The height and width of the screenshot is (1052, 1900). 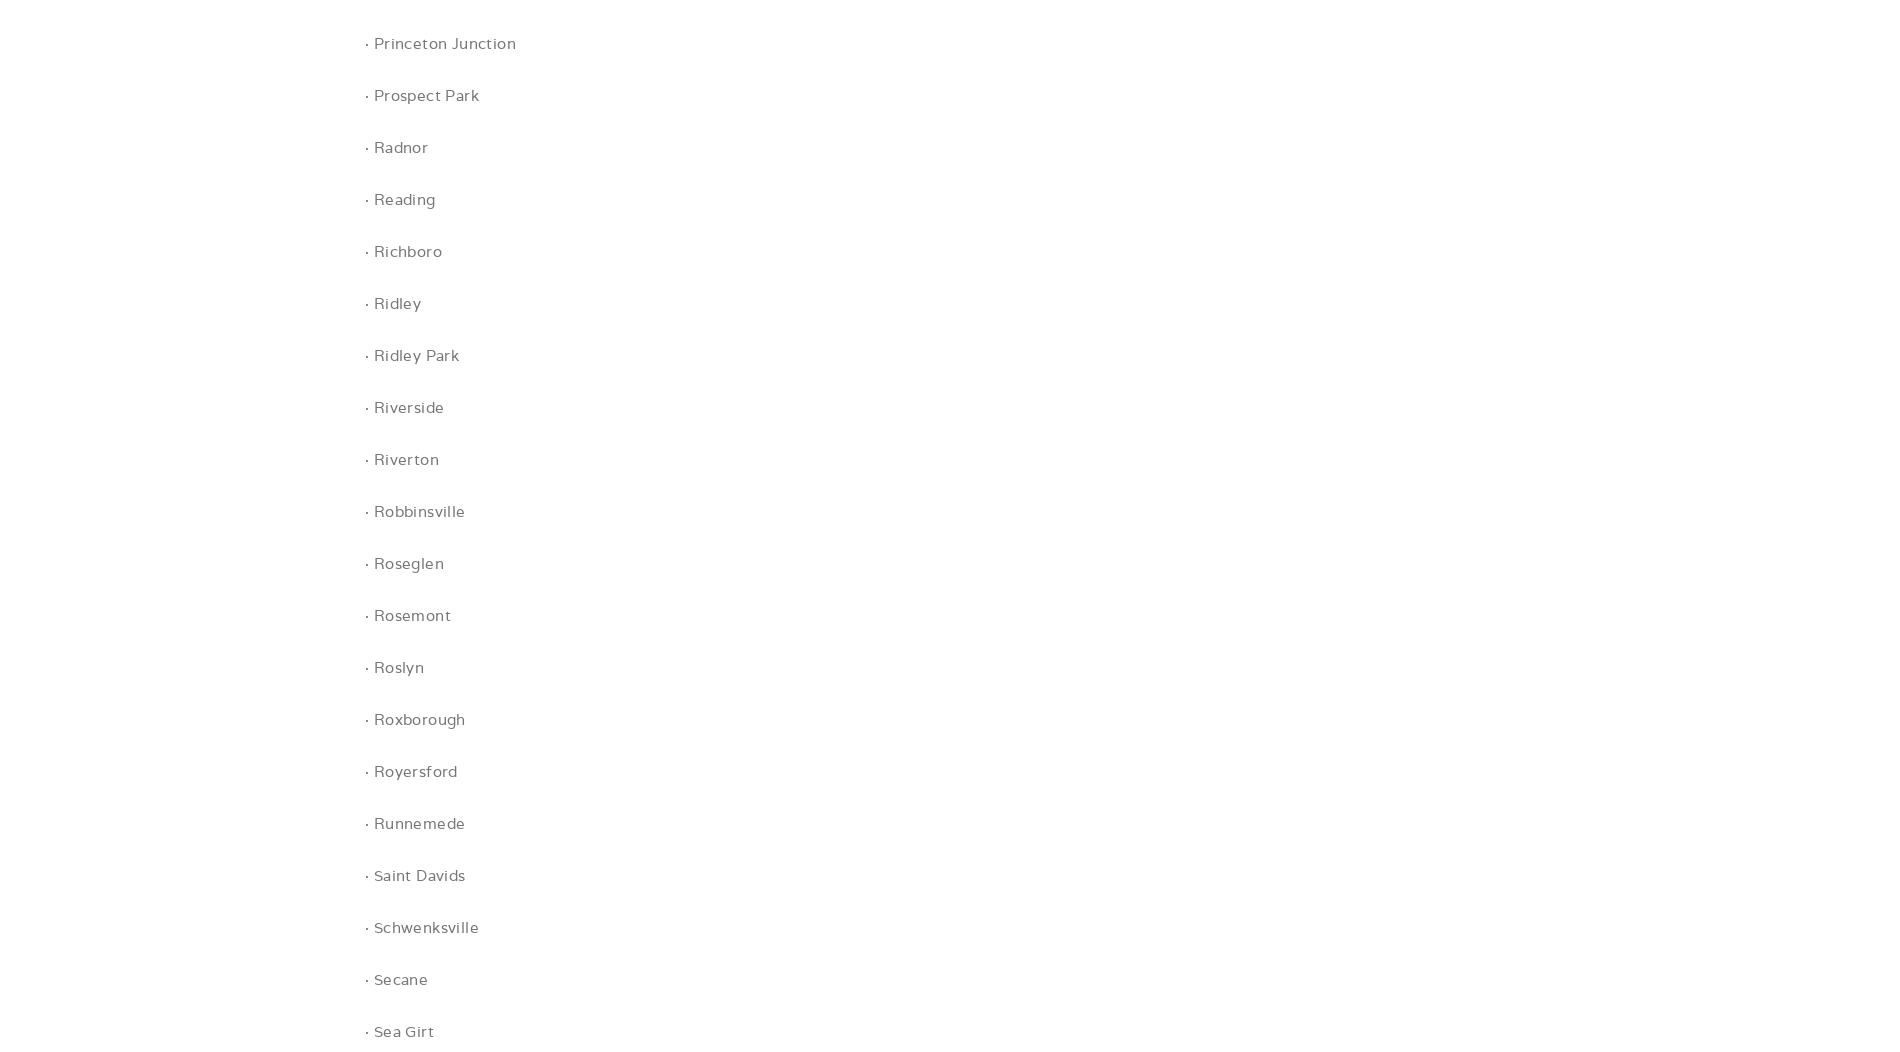 I want to click on '· Princeton Junction', so click(x=363, y=43).